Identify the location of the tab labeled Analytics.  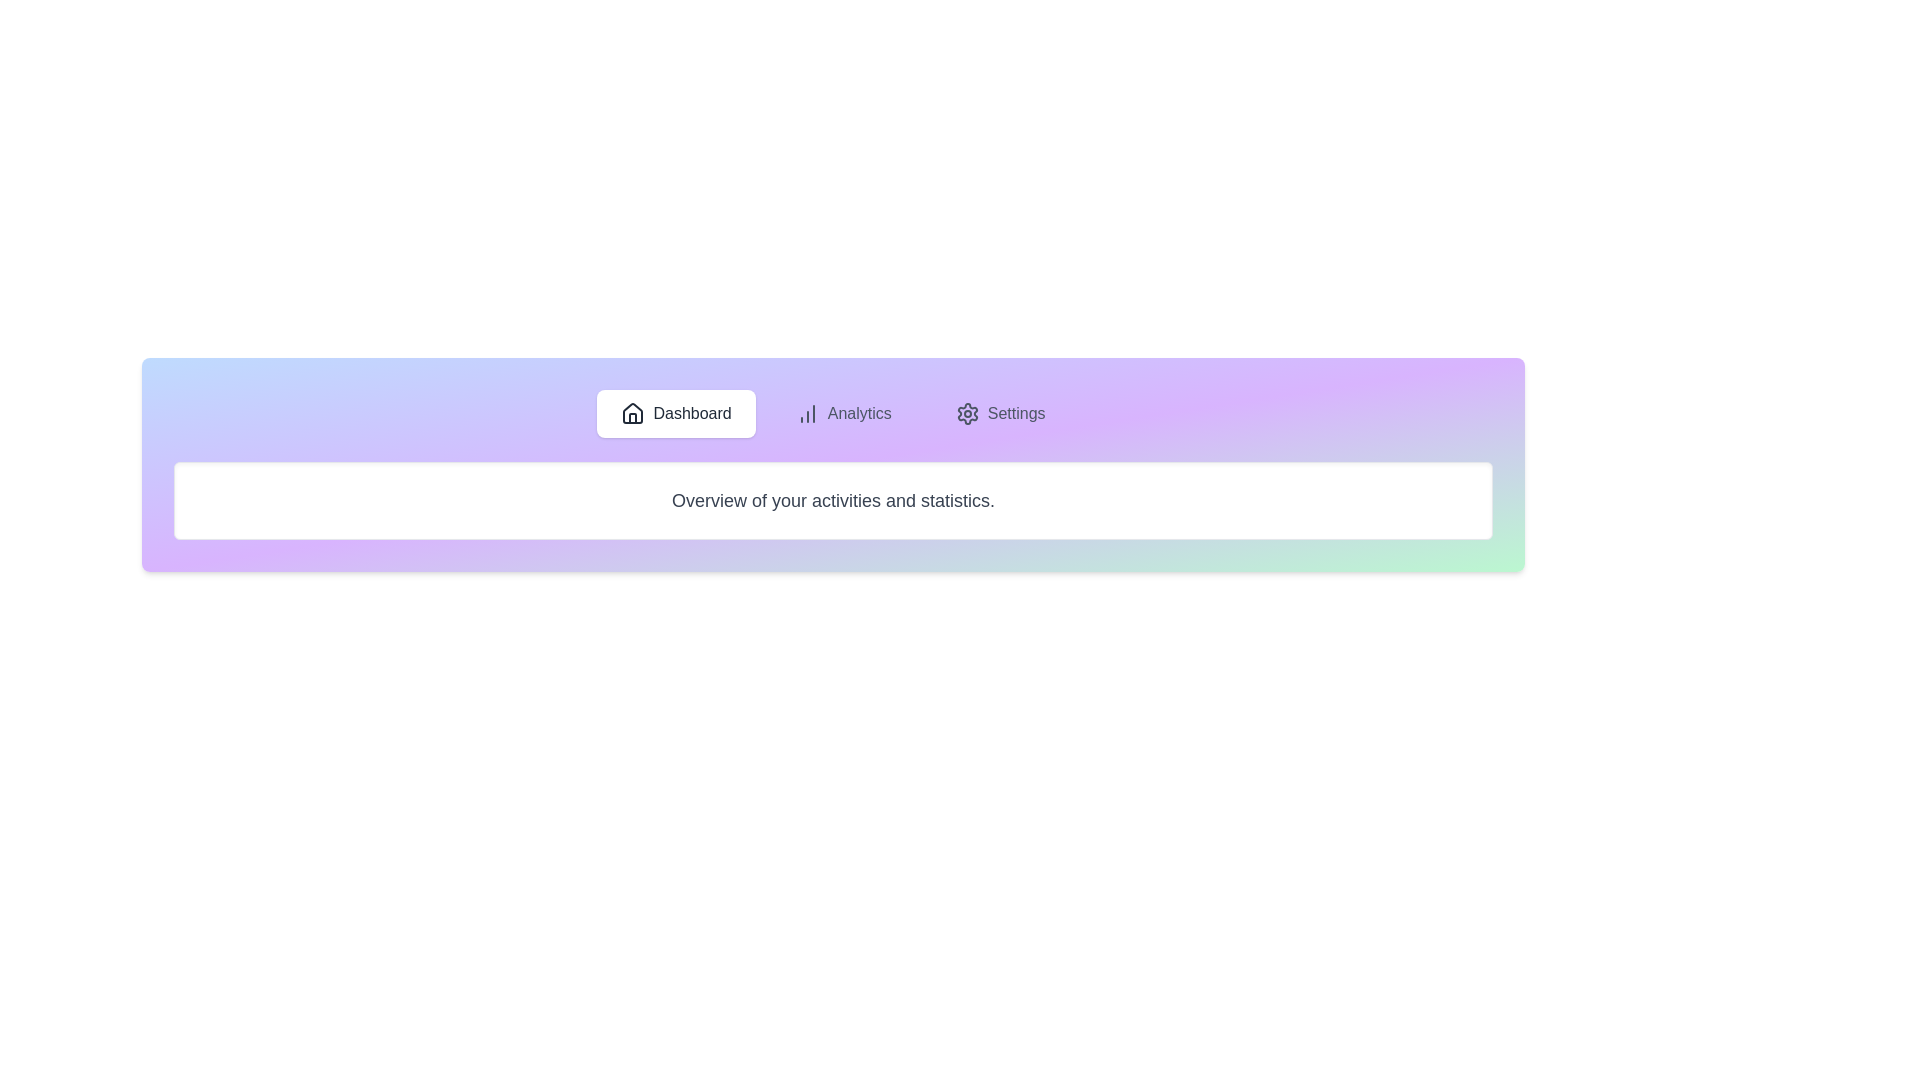
(843, 412).